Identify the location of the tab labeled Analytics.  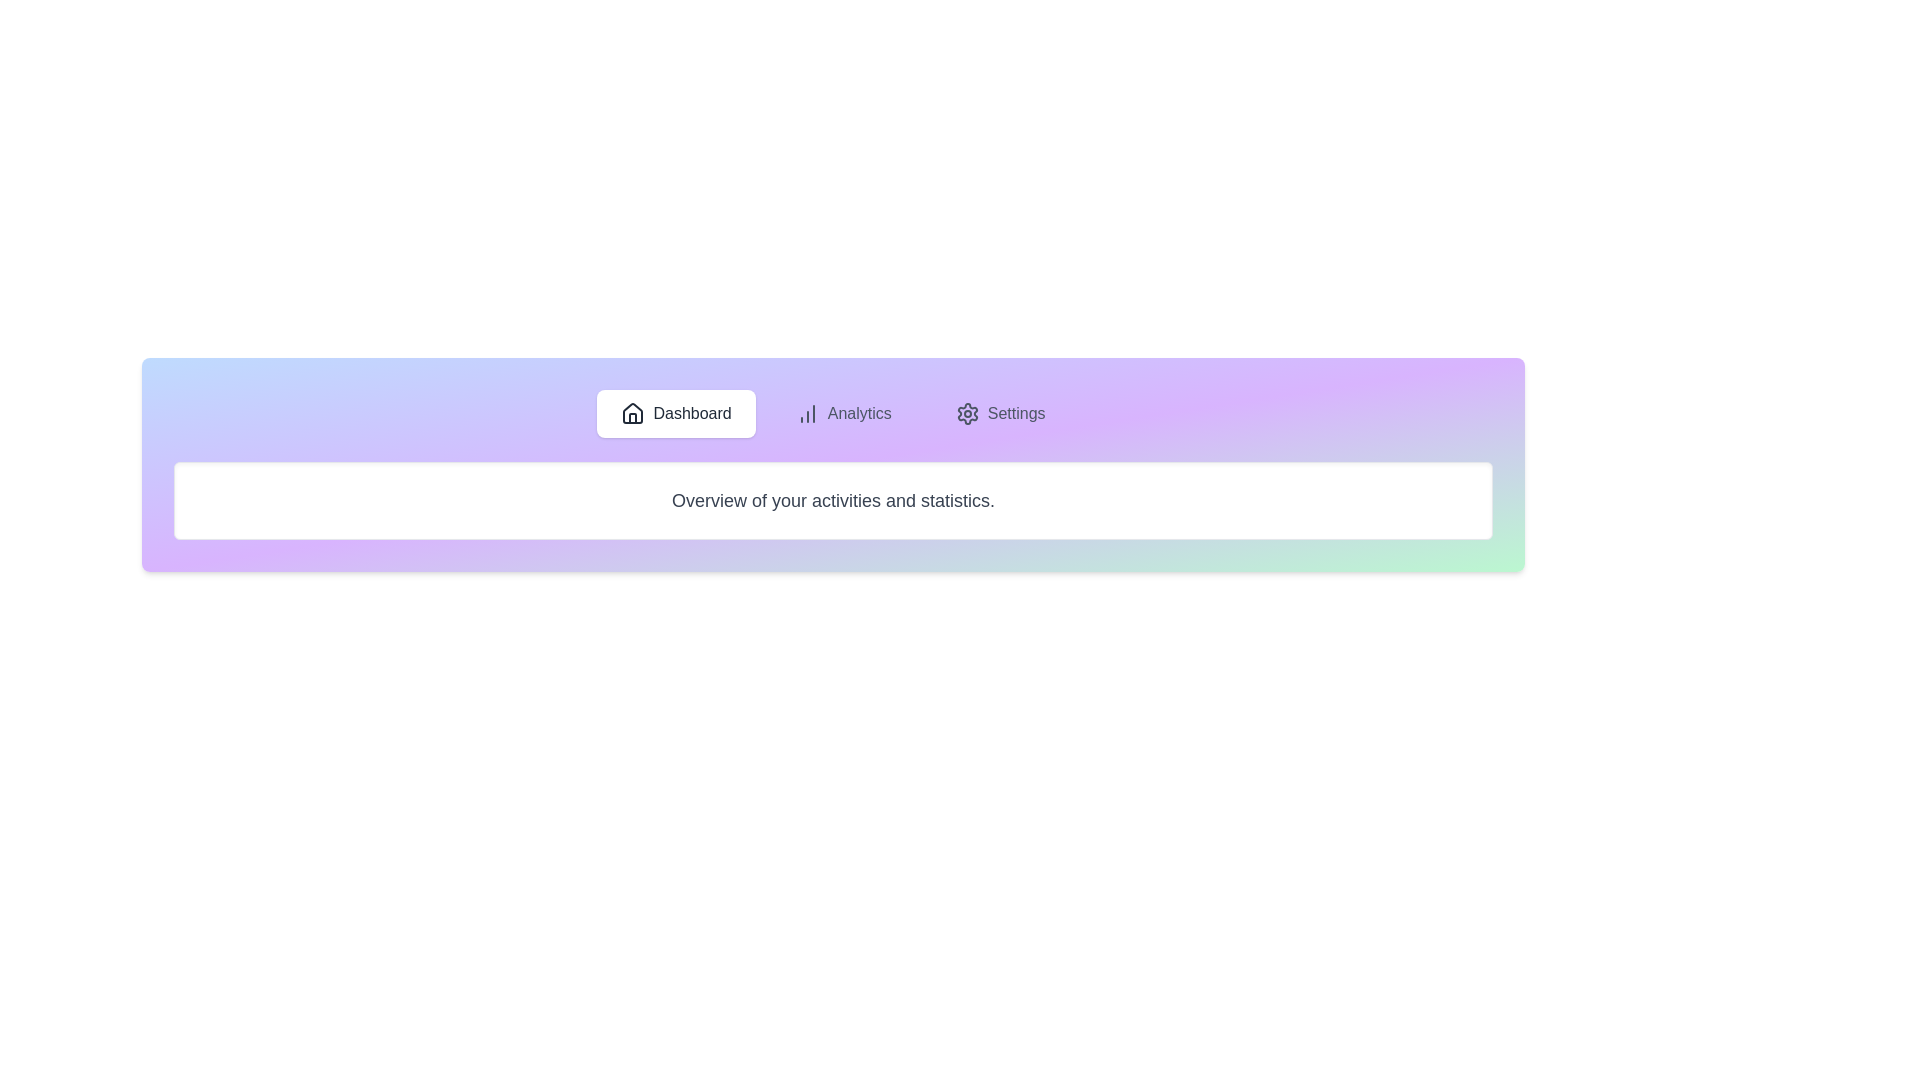
(843, 412).